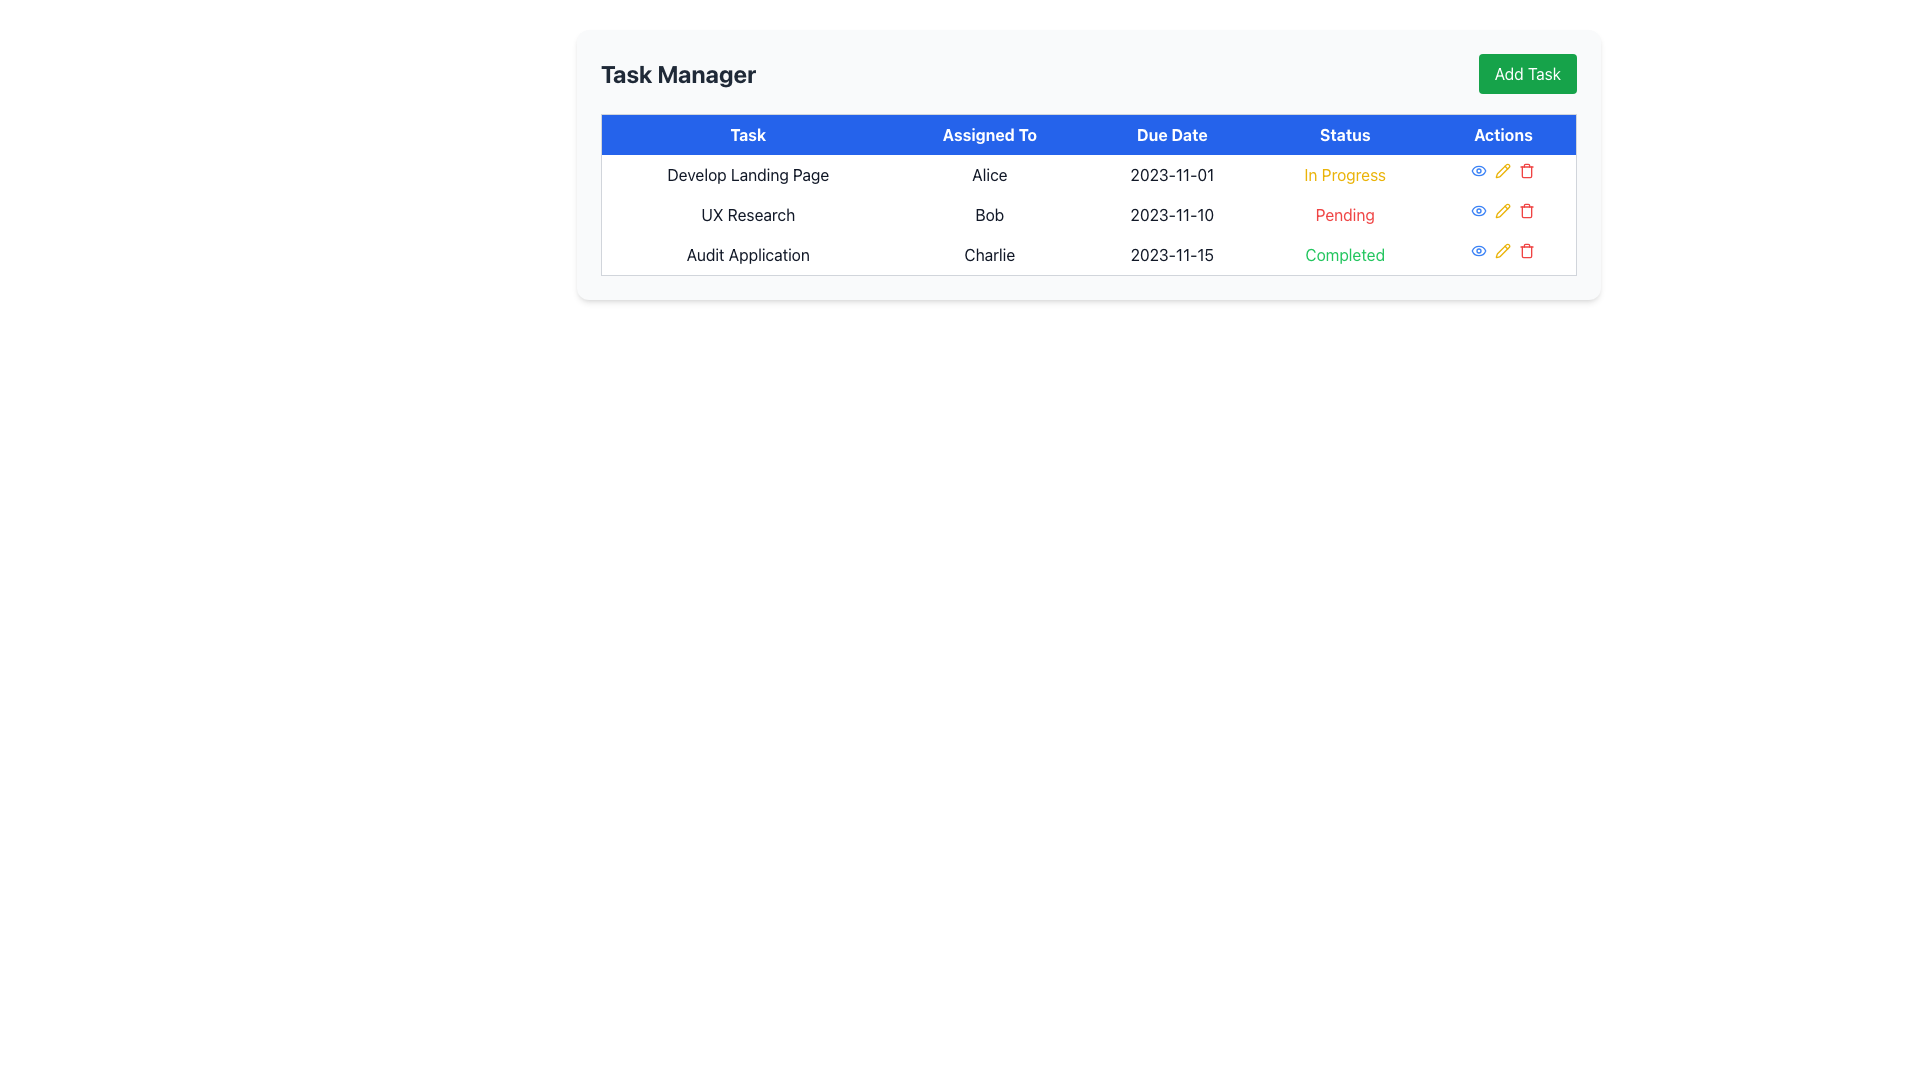 This screenshot has height=1080, width=1920. Describe the element at coordinates (678, 72) in the screenshot. I see `the Header text at the top-left corner of the header bar, which serves as a title or label for the application` at that location.